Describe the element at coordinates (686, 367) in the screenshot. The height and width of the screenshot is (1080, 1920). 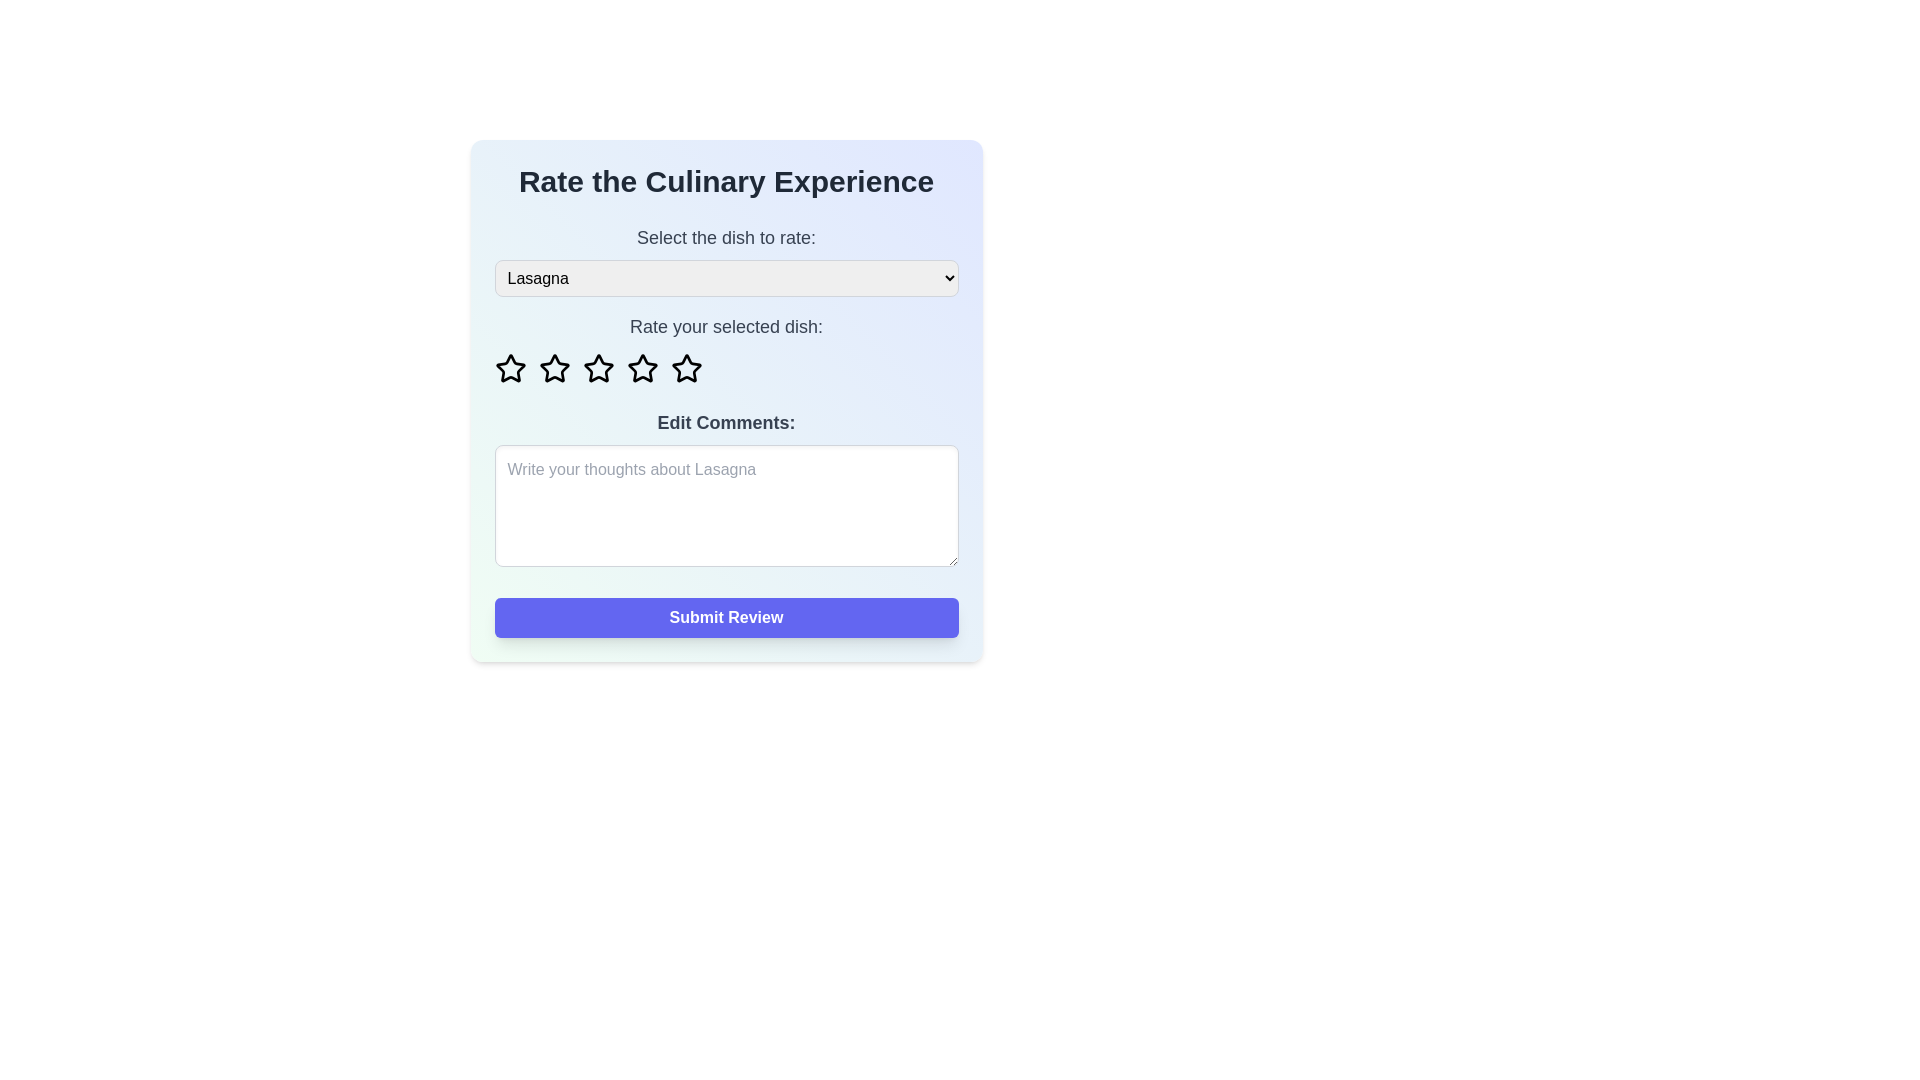
I see `the fourth star icon in the 'Rate your selected dish' section` at that location.